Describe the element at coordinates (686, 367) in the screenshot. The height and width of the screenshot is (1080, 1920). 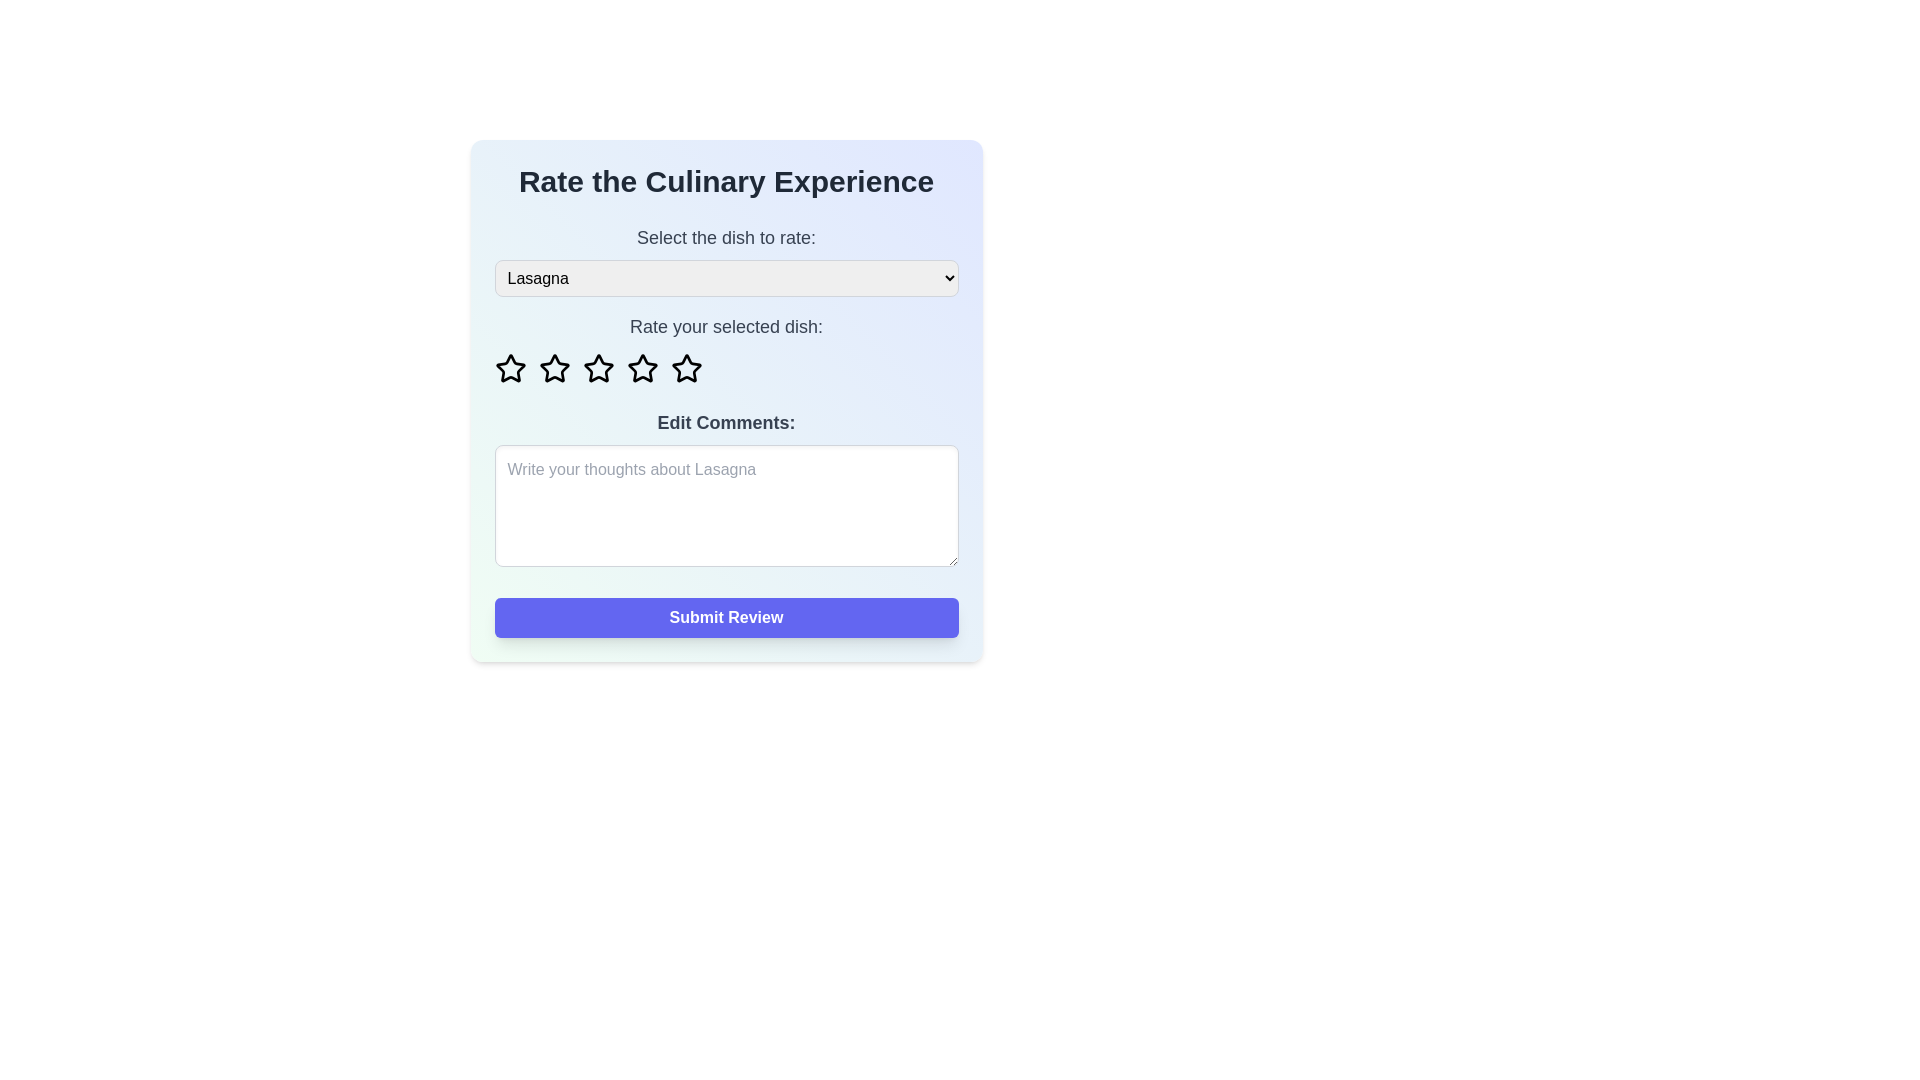
I see `the fourth star icon in the 'Rate your selected dish' section` at that location.